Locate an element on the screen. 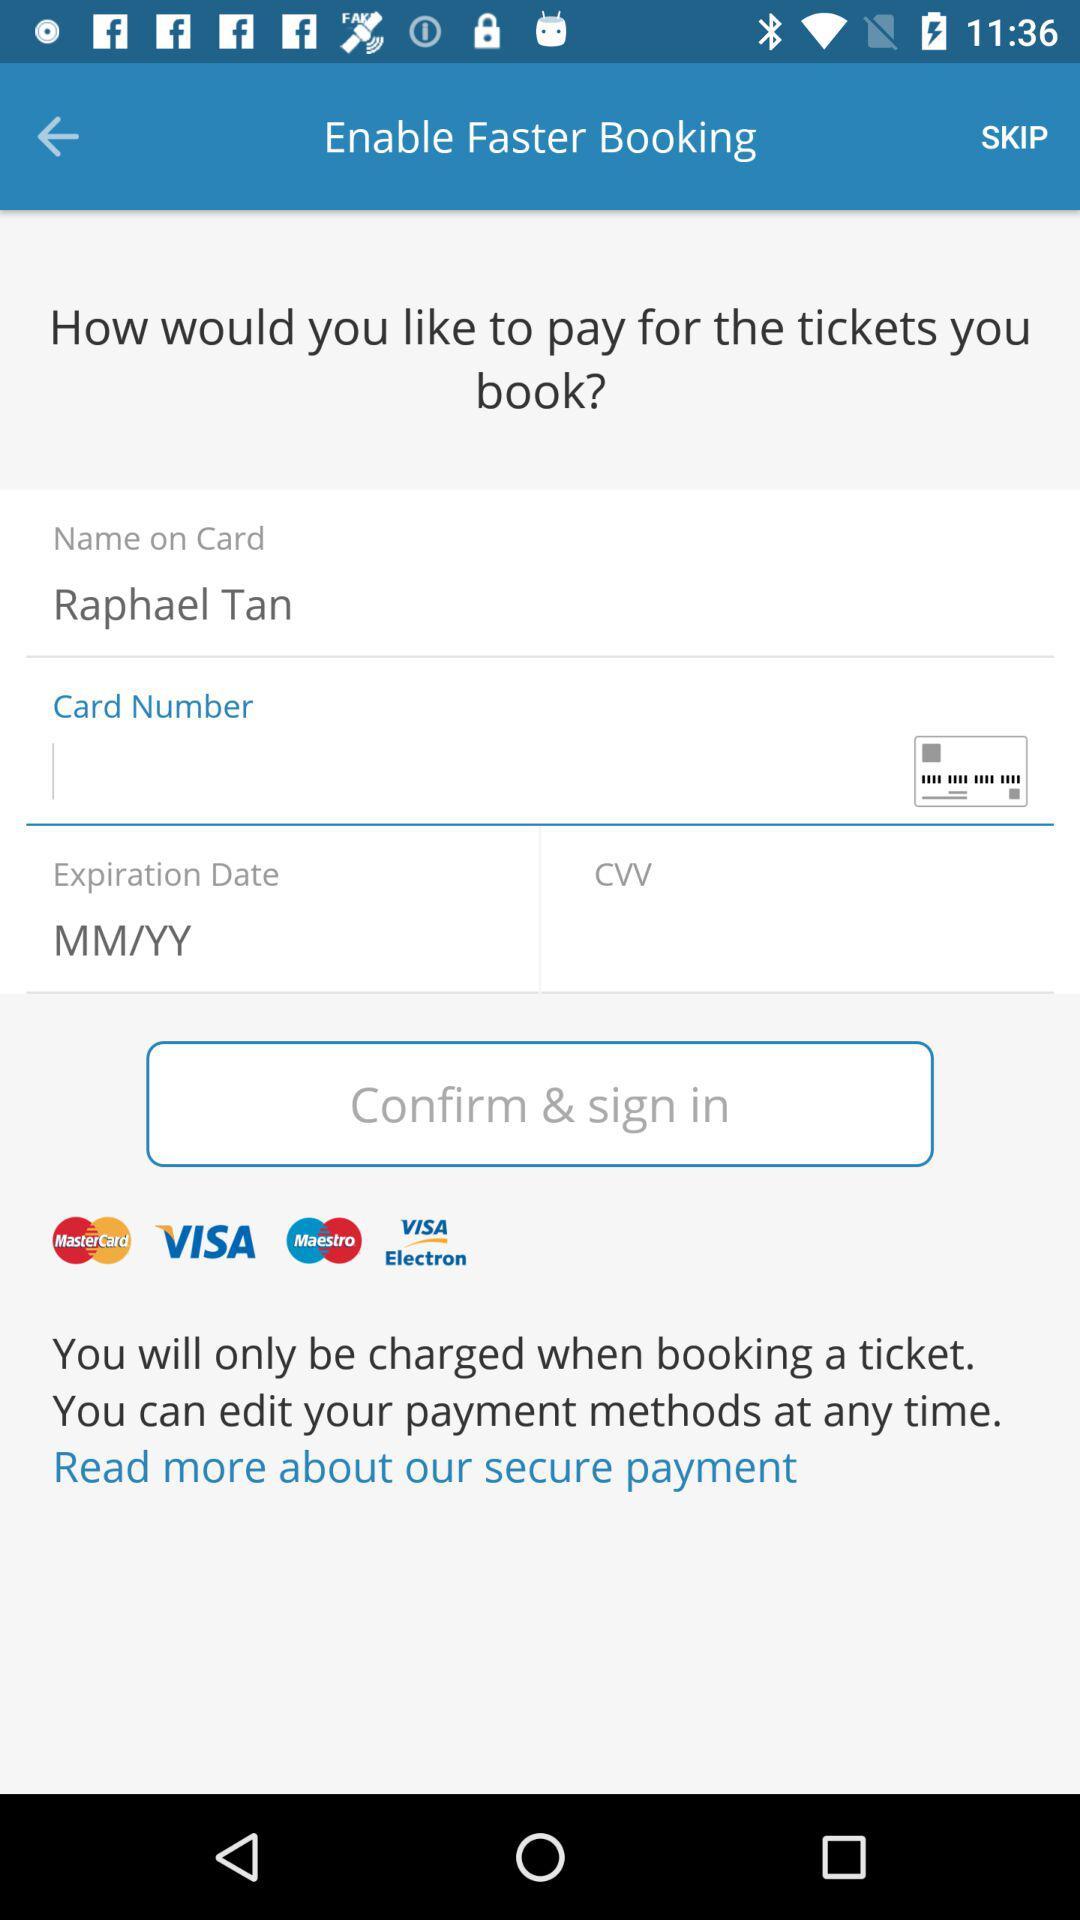 This screenshot has height=1920, width=1080. card number is located at coordinates (540, 770).